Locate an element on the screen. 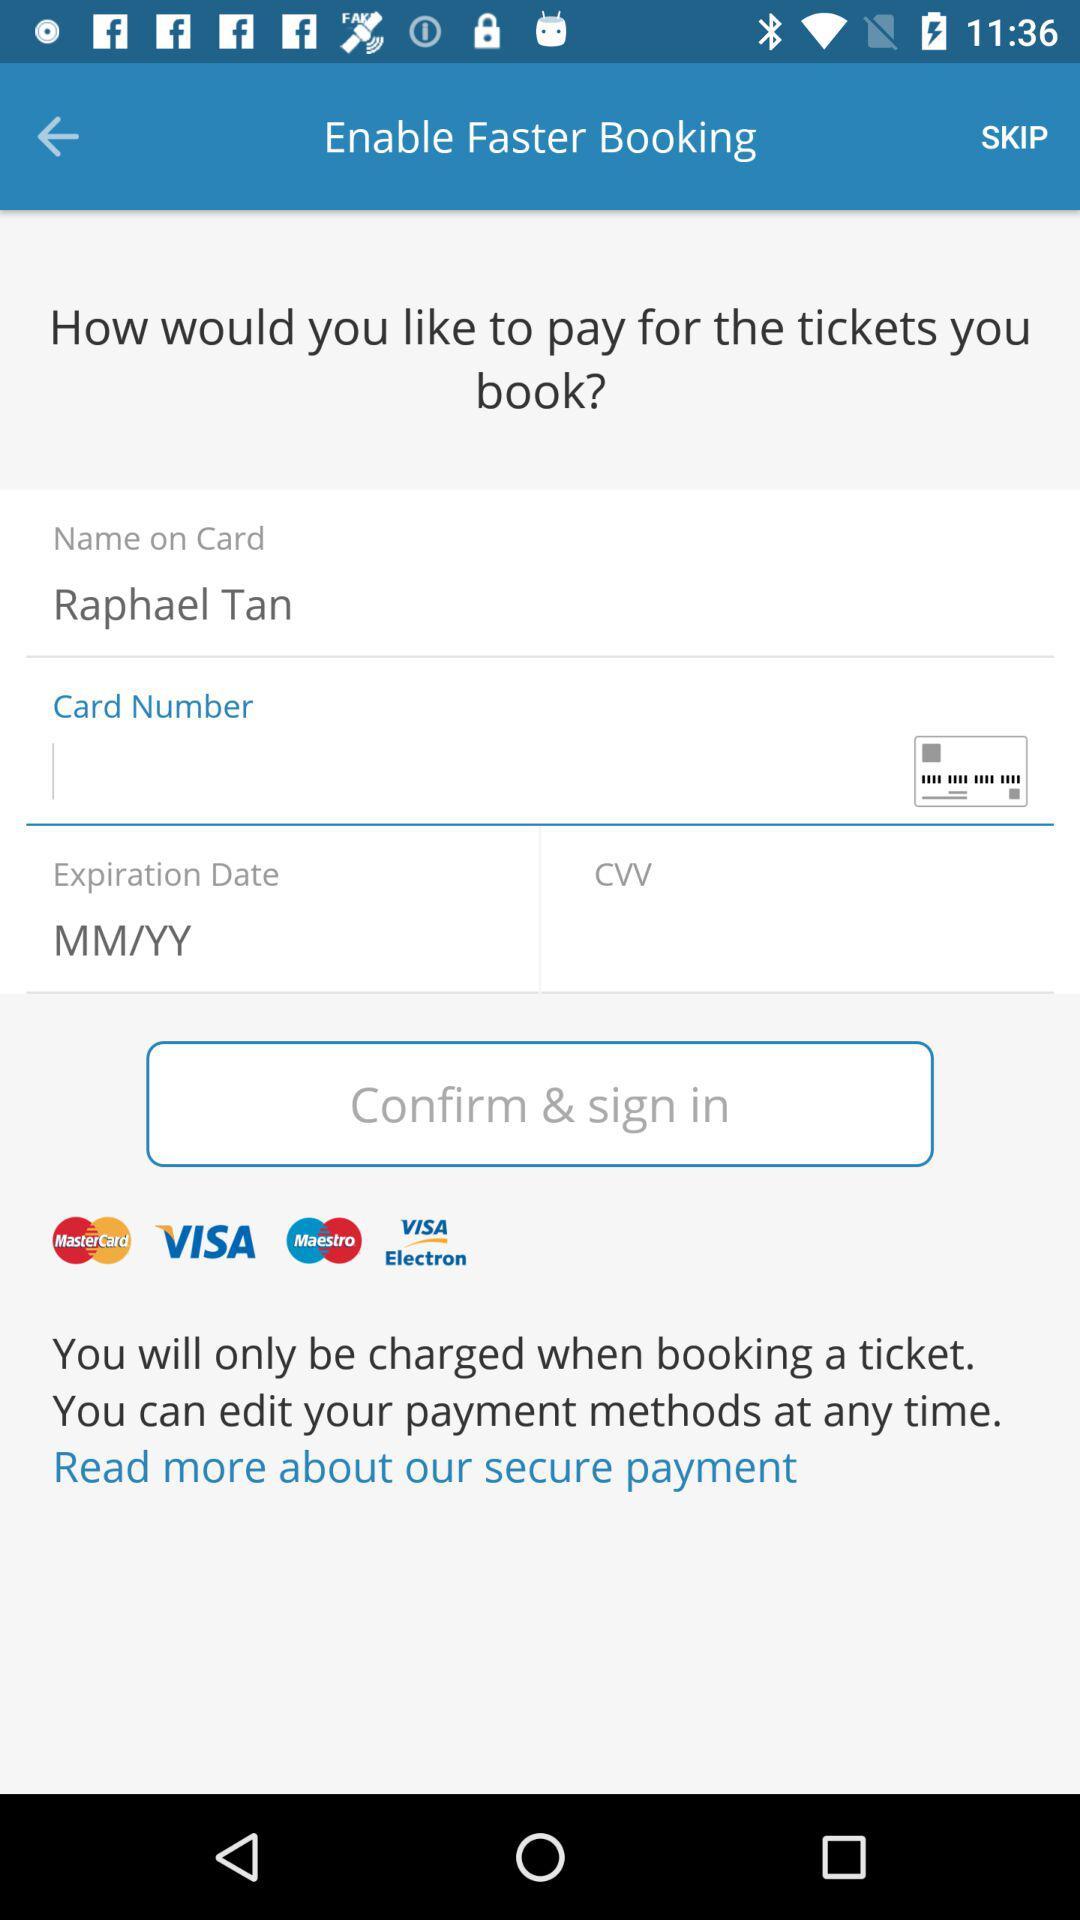 This screenshot has height=1920, width=1080. card number is located at coordinates (540, 770).